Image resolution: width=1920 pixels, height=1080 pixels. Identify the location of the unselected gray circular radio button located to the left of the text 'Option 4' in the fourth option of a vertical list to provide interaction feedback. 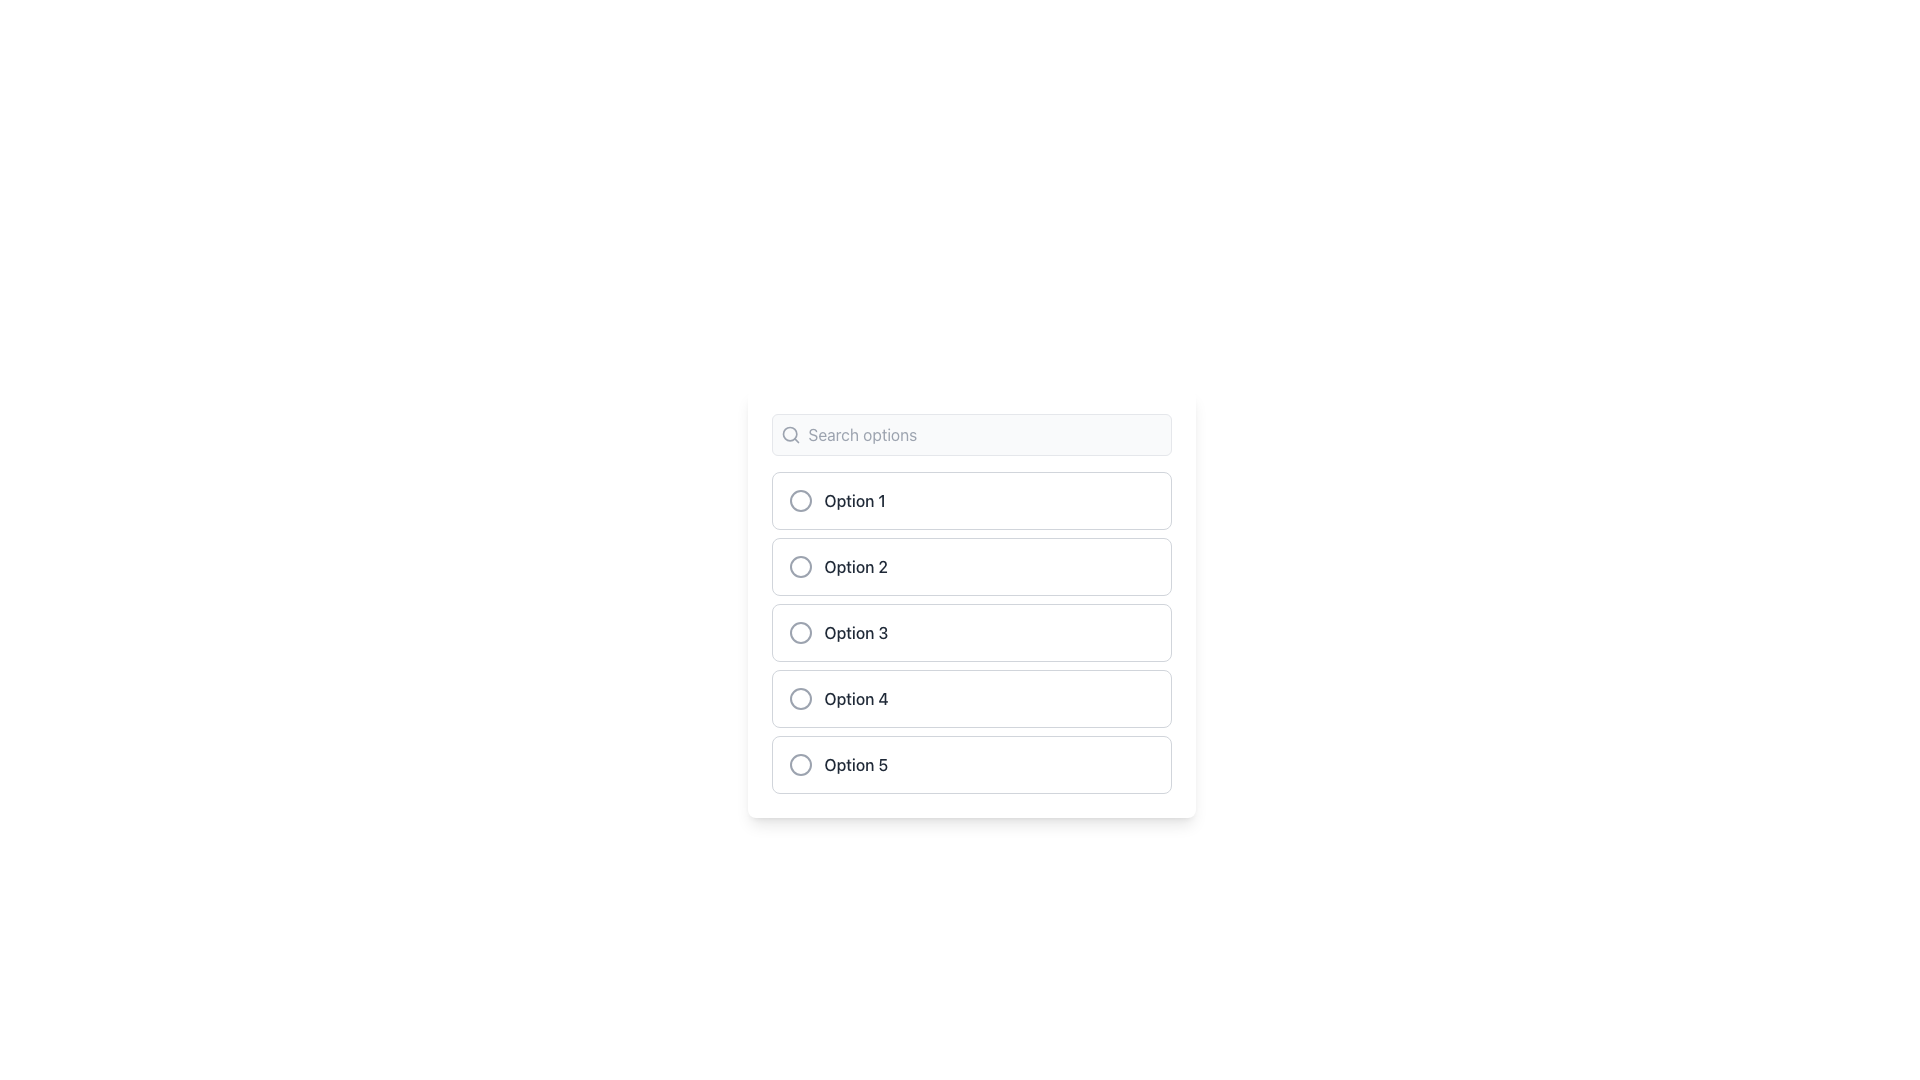
(800, 697).